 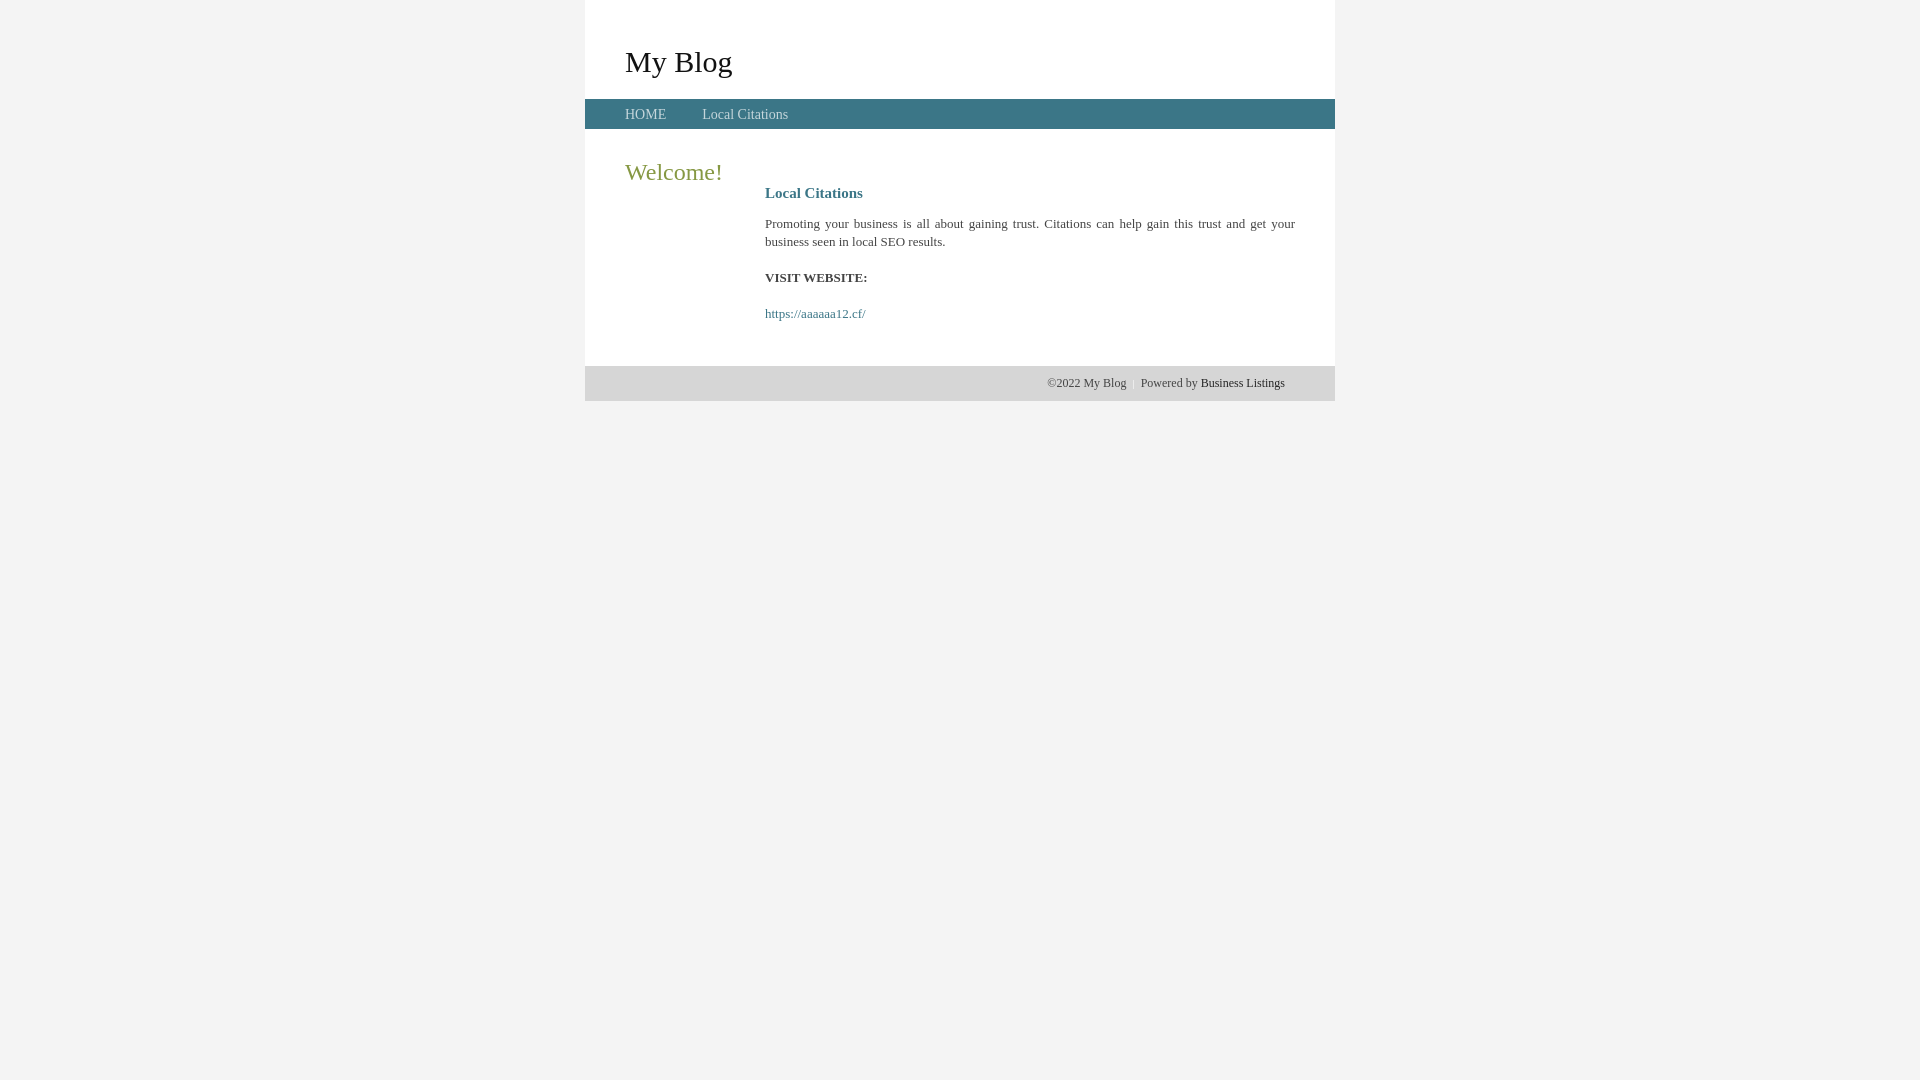 I want to click on 'My Blog', so click(x=678, y=60).